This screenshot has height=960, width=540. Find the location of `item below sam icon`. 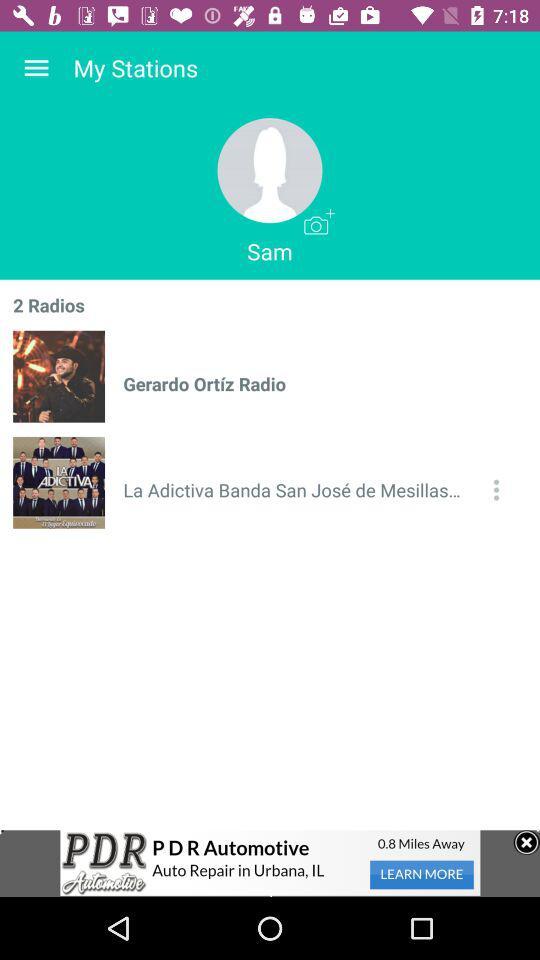

item below sam icon is located at coordinates (295, 383).